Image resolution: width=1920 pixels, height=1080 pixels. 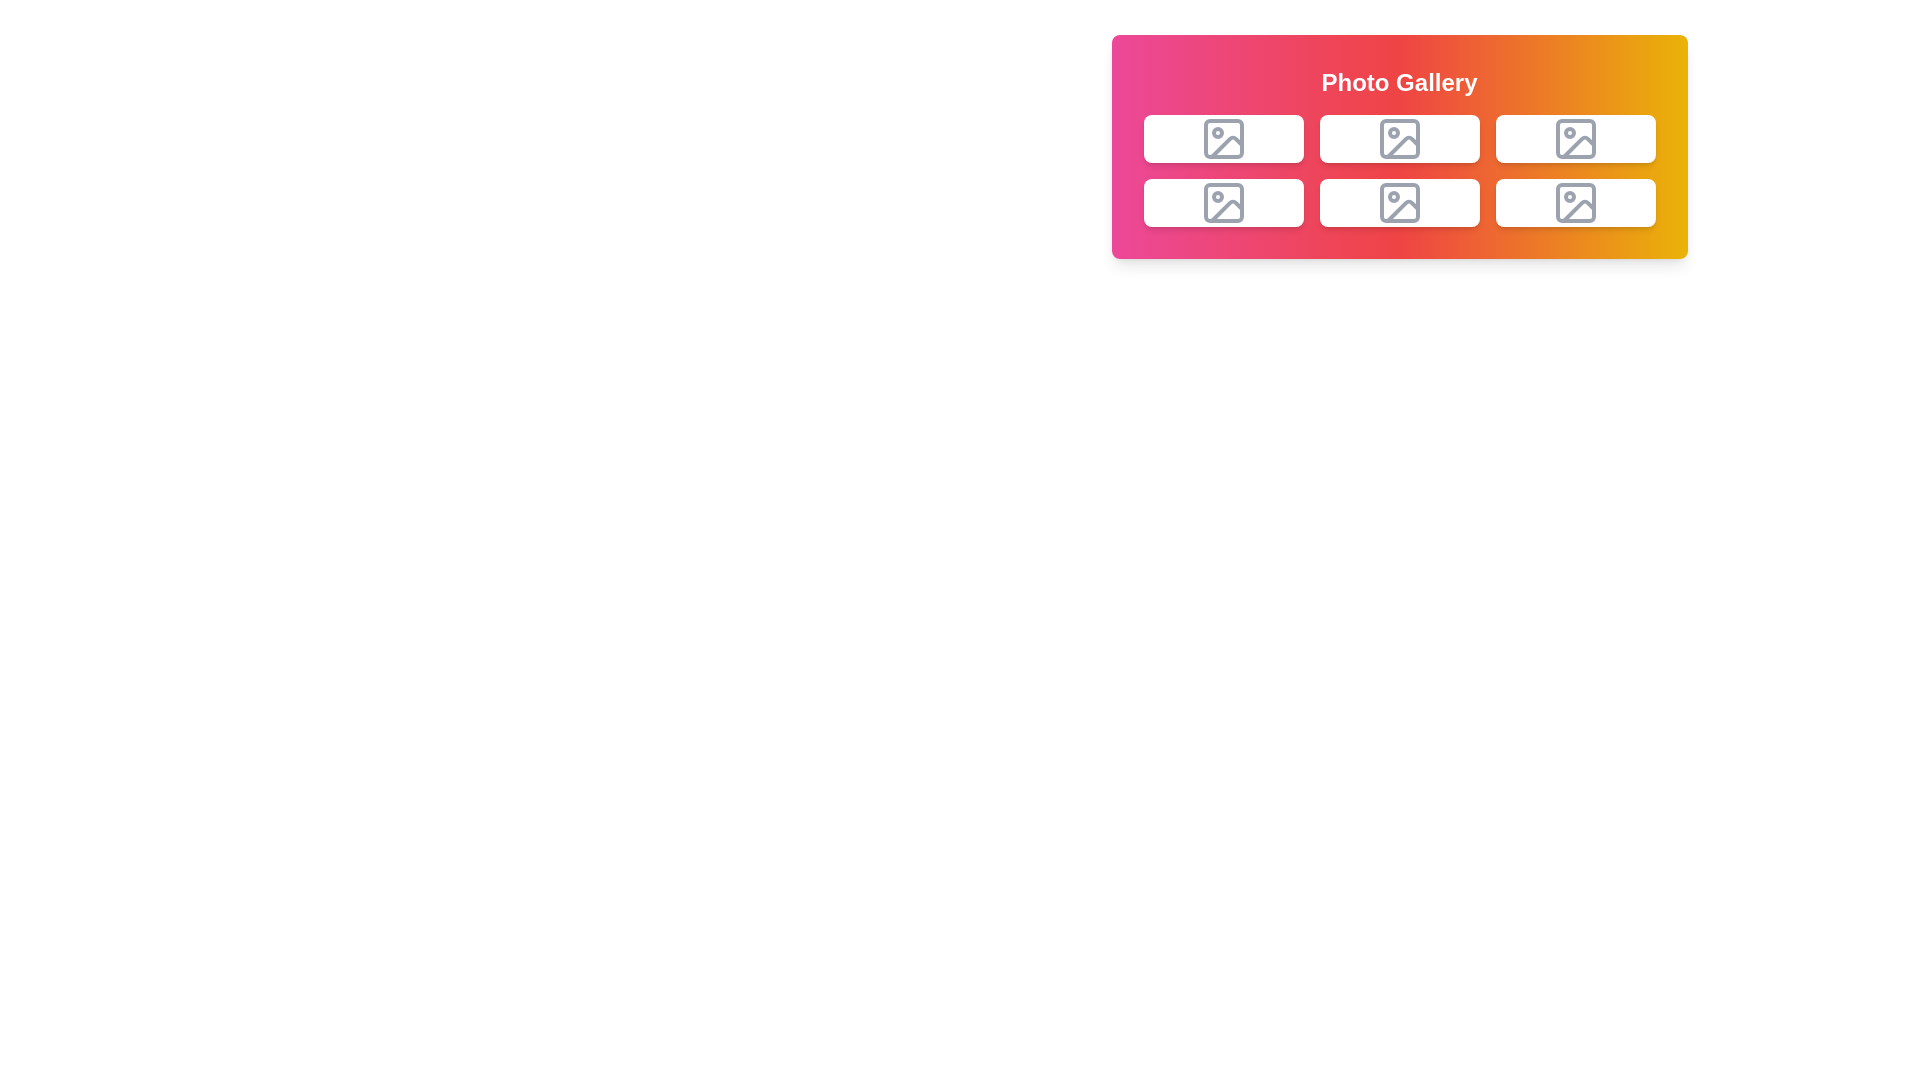 What do you see at coordinates (1601, 203) in the screenshot?
I see `the interactive button located on the far-right side of the second row` at bounding box center [1601, 203].